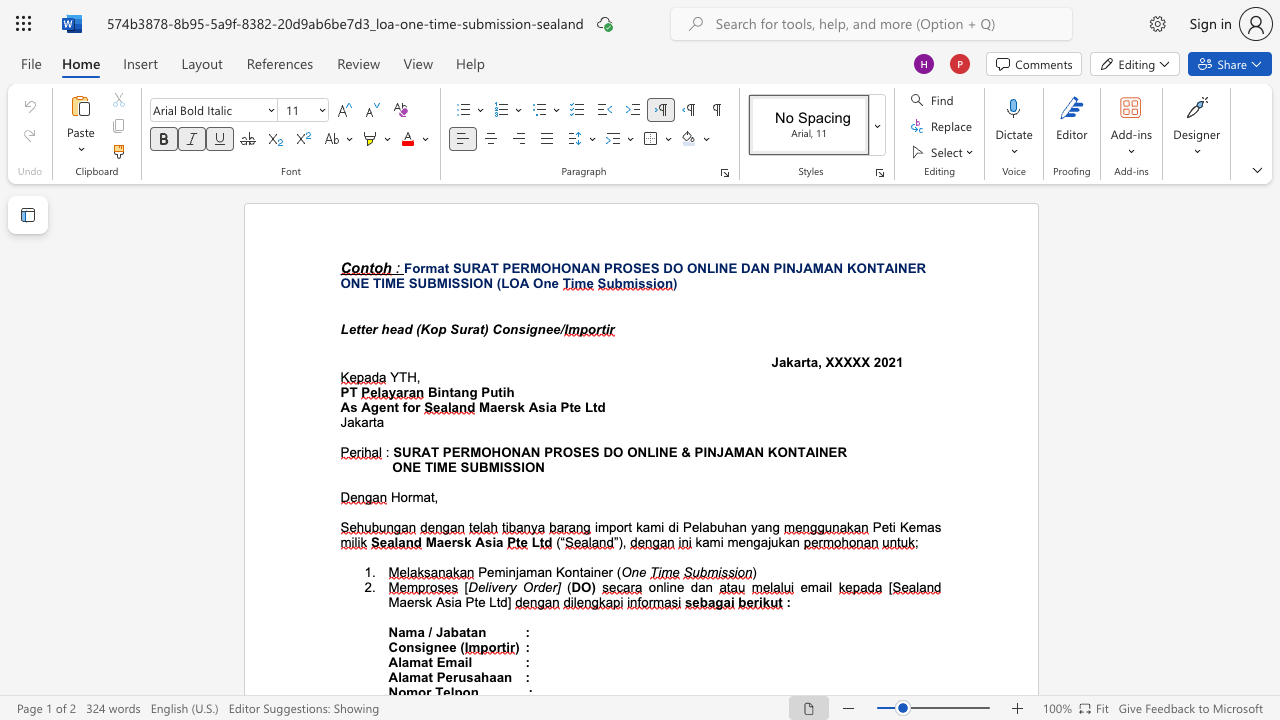 Image resolution: width=1280 pixels, height=720 pixels. What do you see at coordinates (434, 632) in the screenshot?
I see `the subset text "Jab" within the text "Nama / Jabatan"` at bounding box center [434, 632].